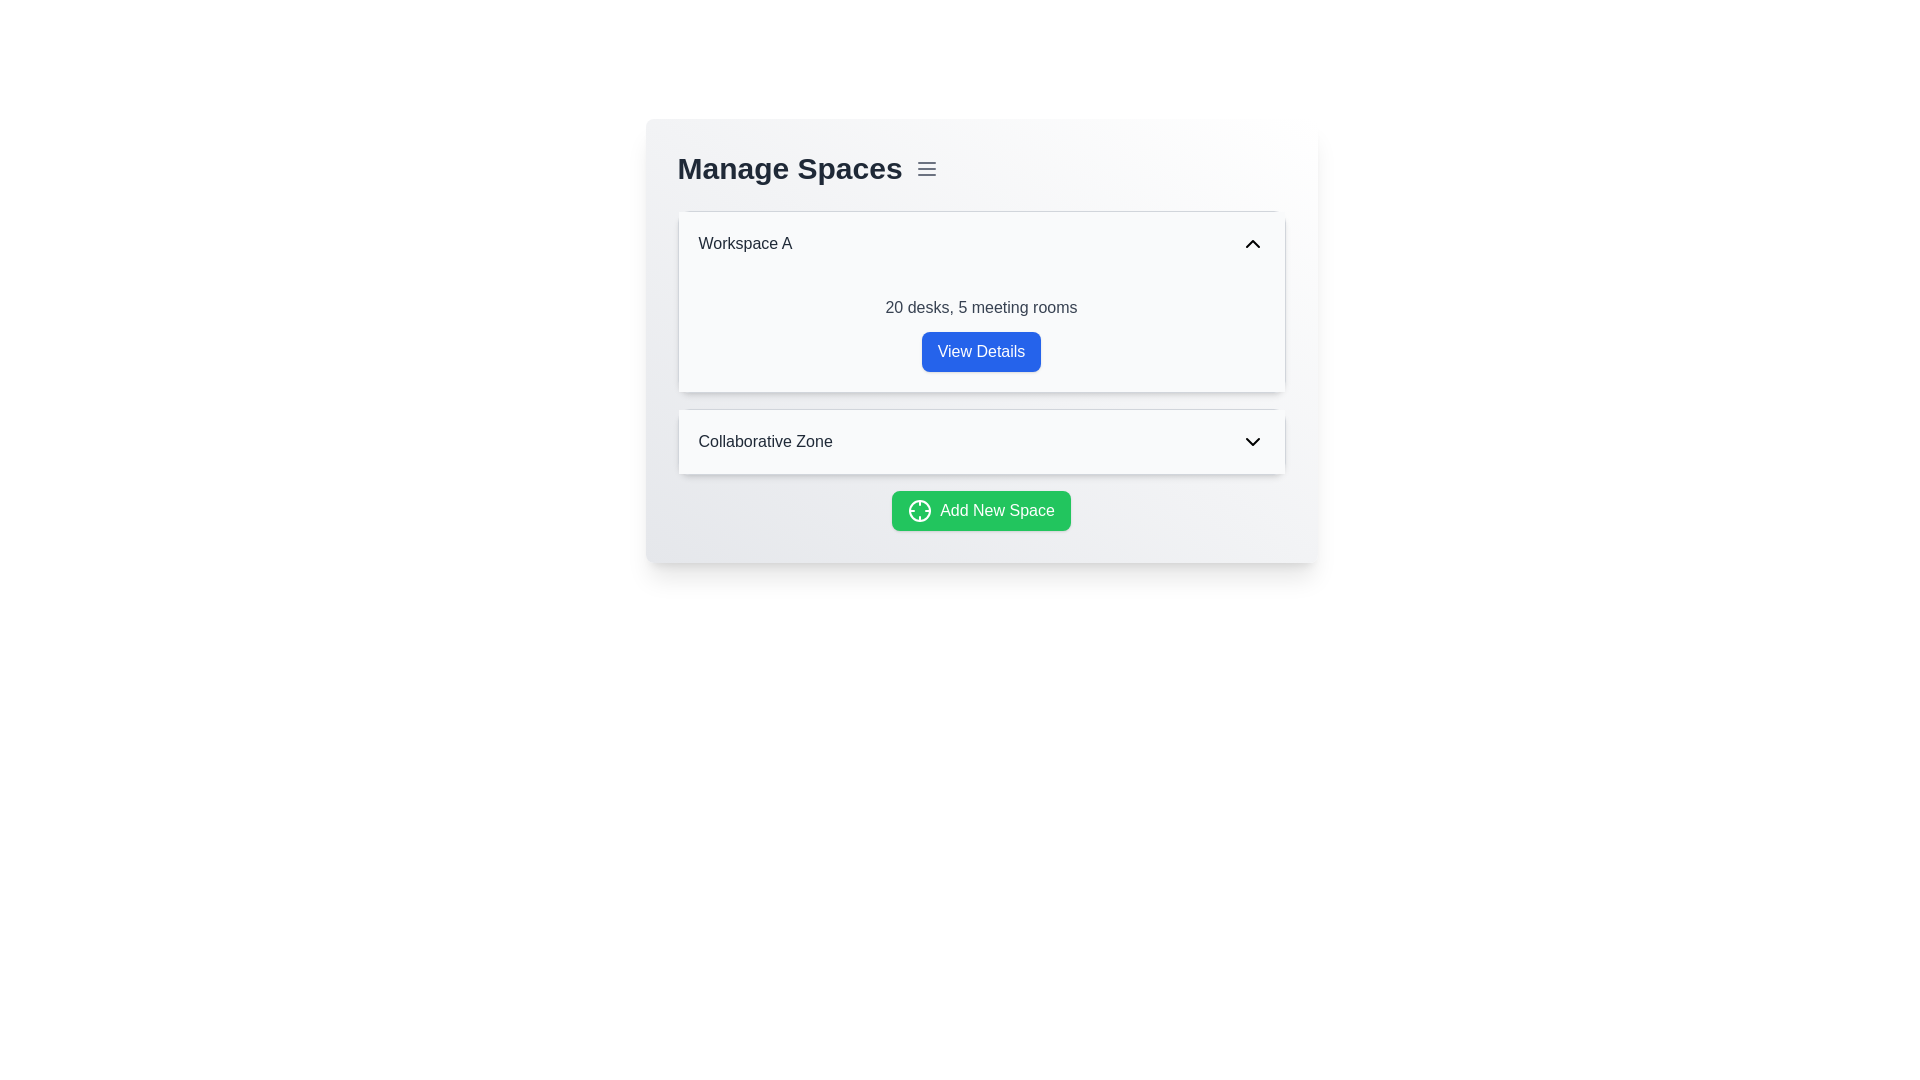 The height and width of the screenshot is (1080, 1920). Describe the element at coordinates (981, 509) in the screenshot. I see `the button at the bottom of the 'Manage Spaces' card` at that location.